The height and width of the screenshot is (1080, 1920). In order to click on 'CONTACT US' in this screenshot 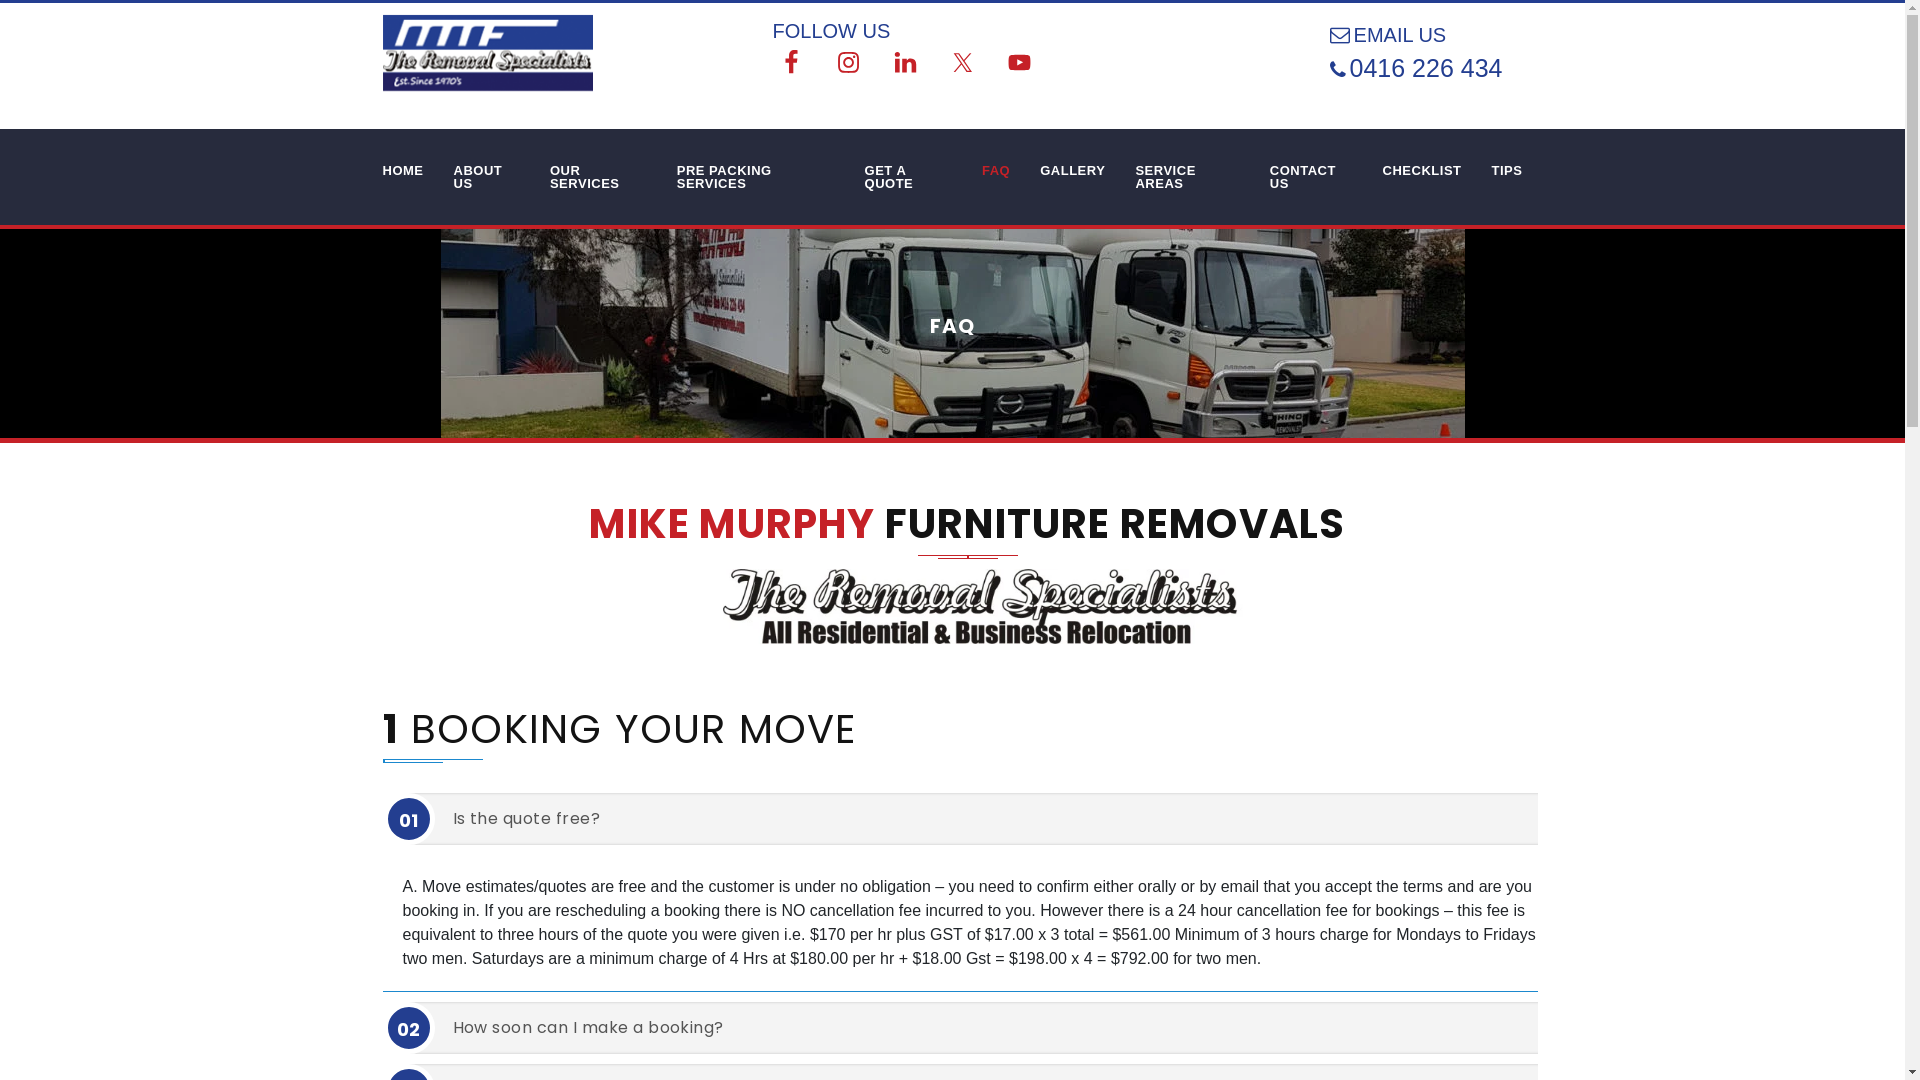, I will do `click(1311, 176)`.